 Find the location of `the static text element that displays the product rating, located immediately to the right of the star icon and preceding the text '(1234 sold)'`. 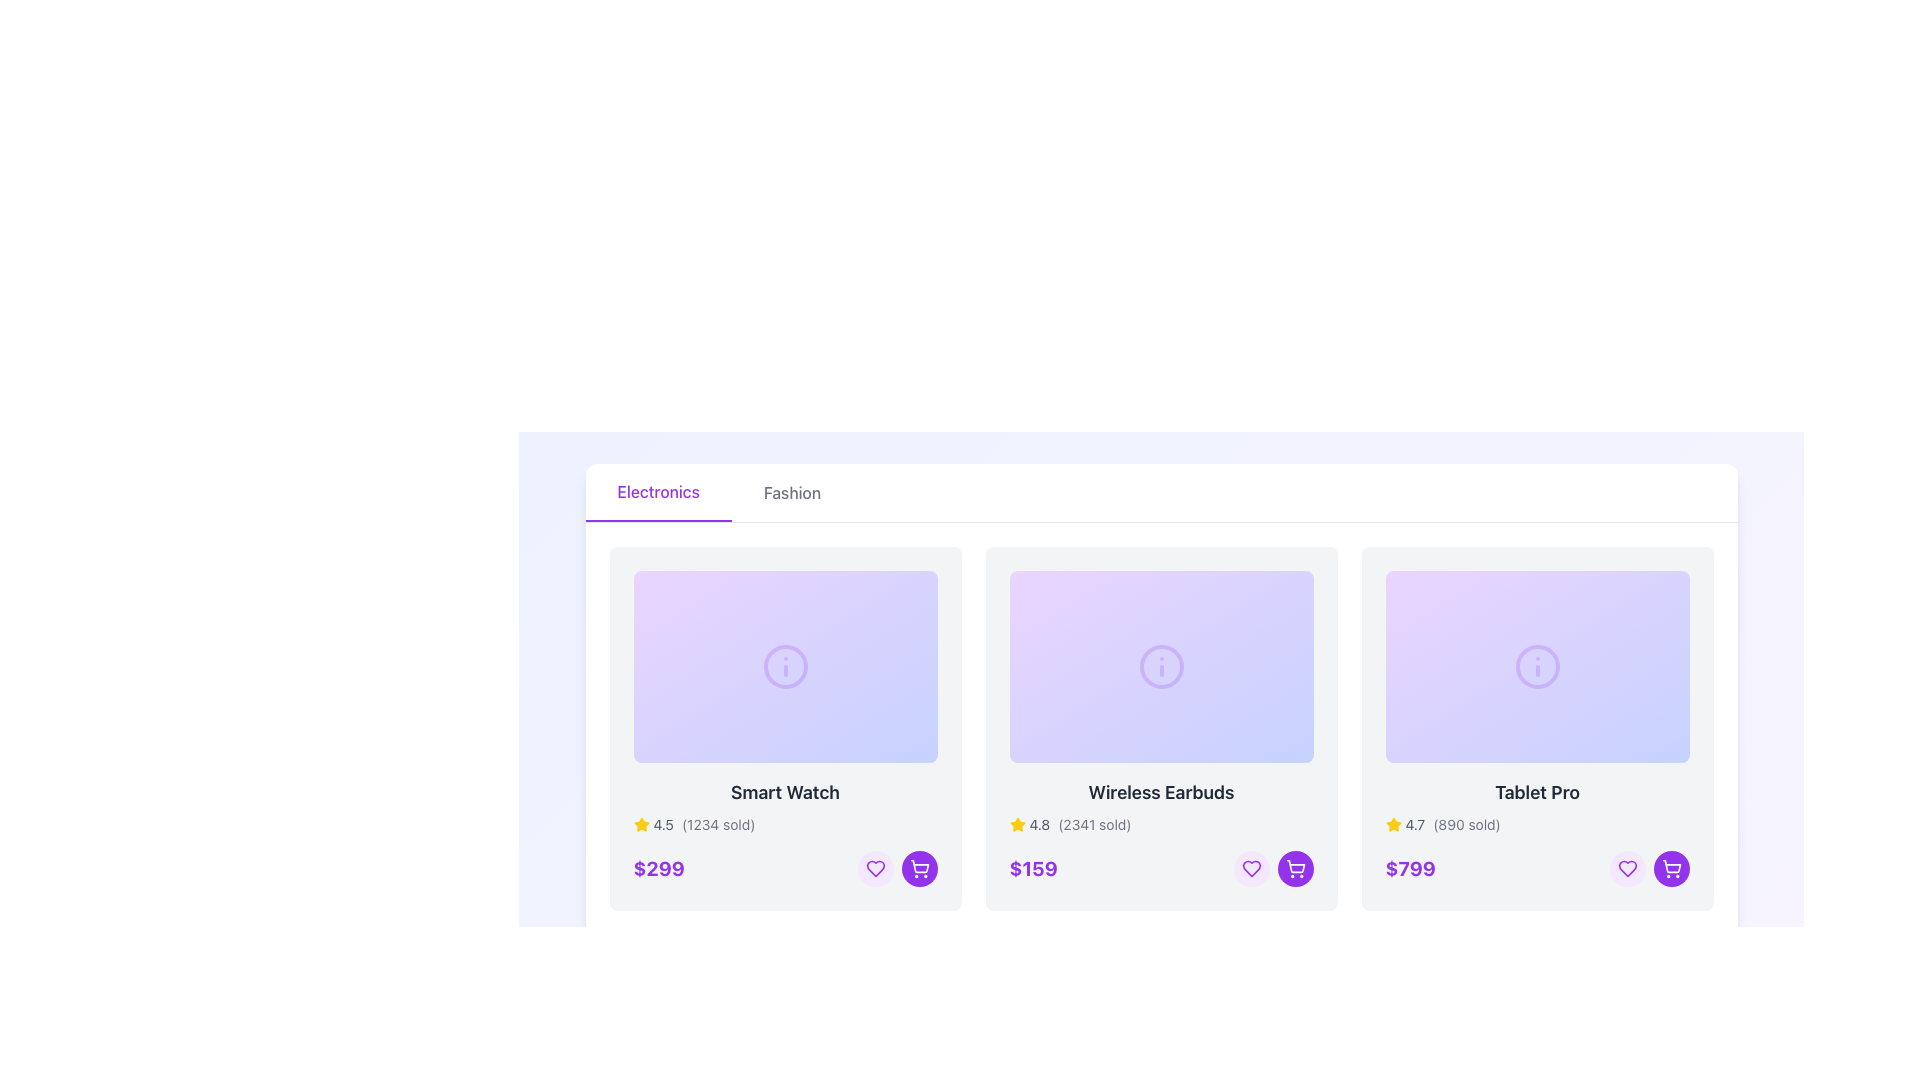

the static text element that displays the product rating, located immediately to the right of the star icon and preceding the text '(1234 sold)' is located at coordinates (663, 825).